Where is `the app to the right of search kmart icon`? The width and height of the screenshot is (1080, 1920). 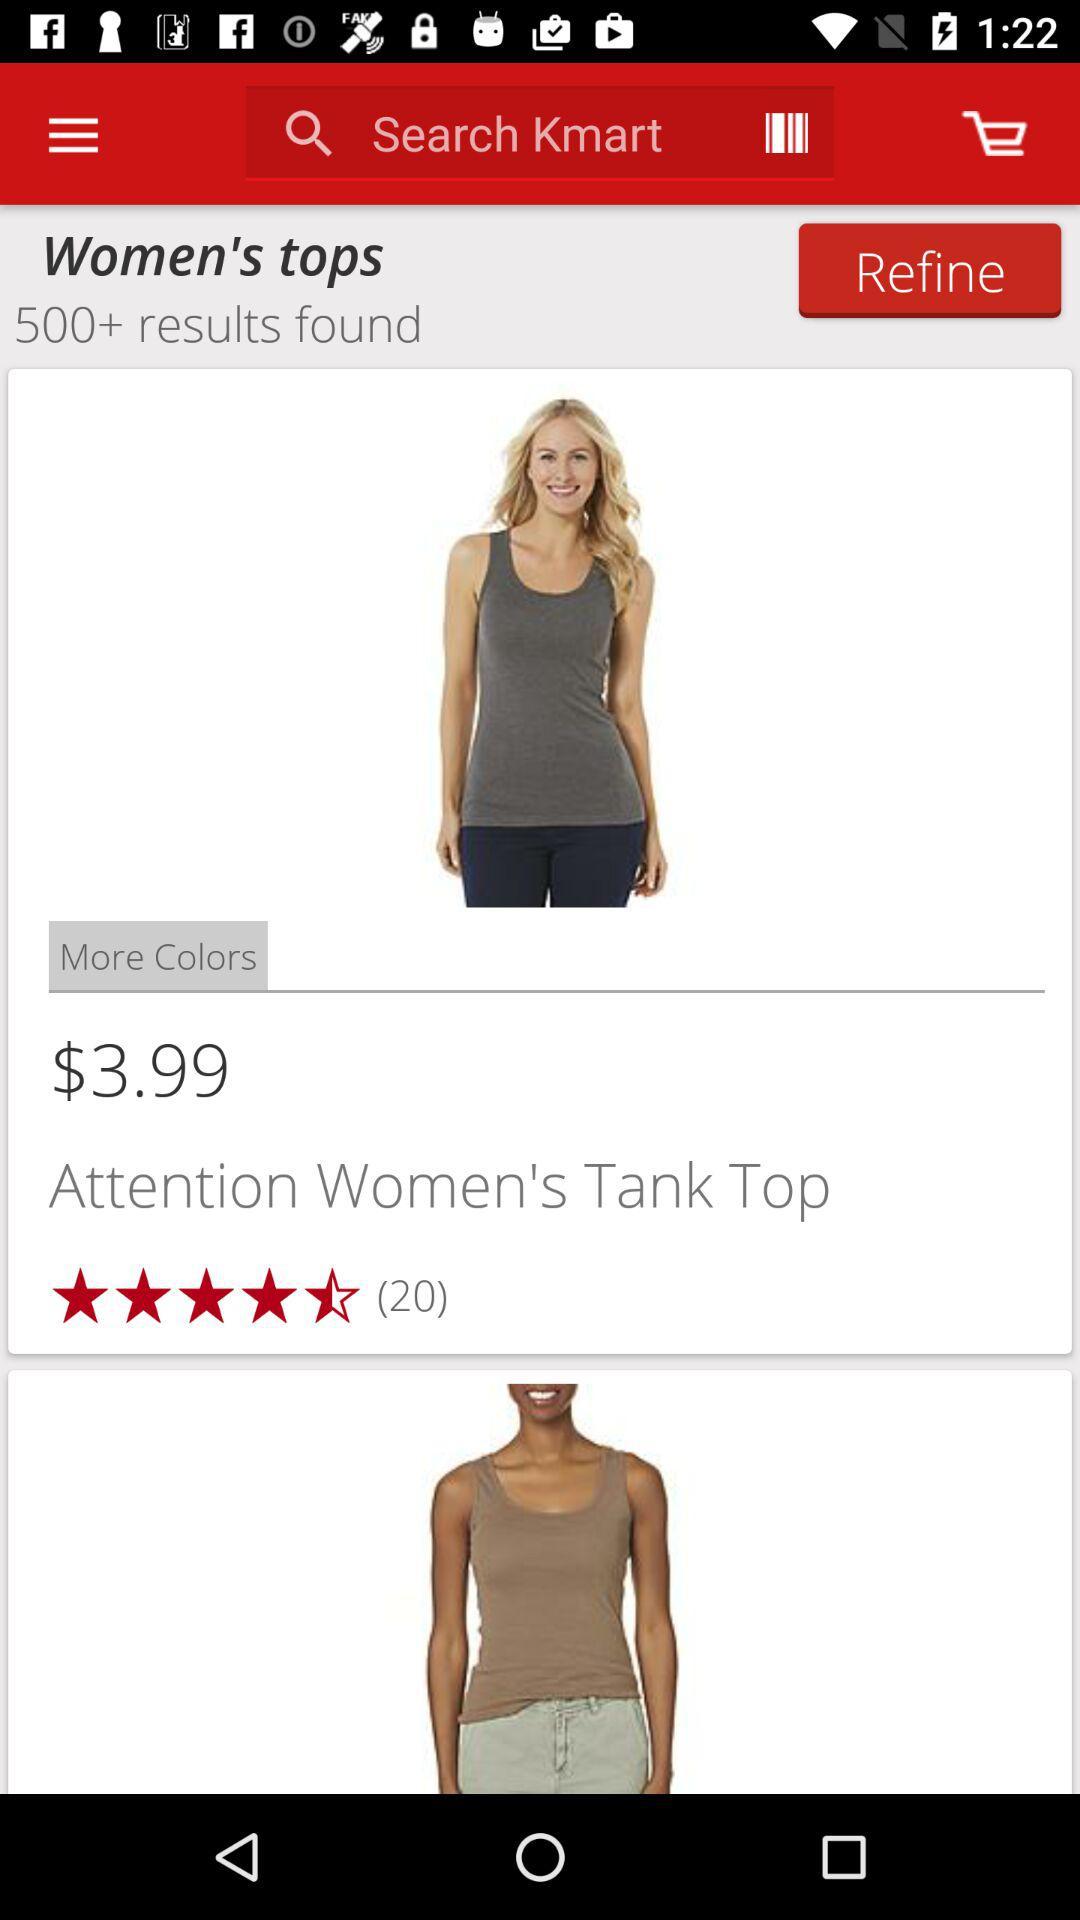
the app to the right of search kmart icon is located at coordinates (785, 132).